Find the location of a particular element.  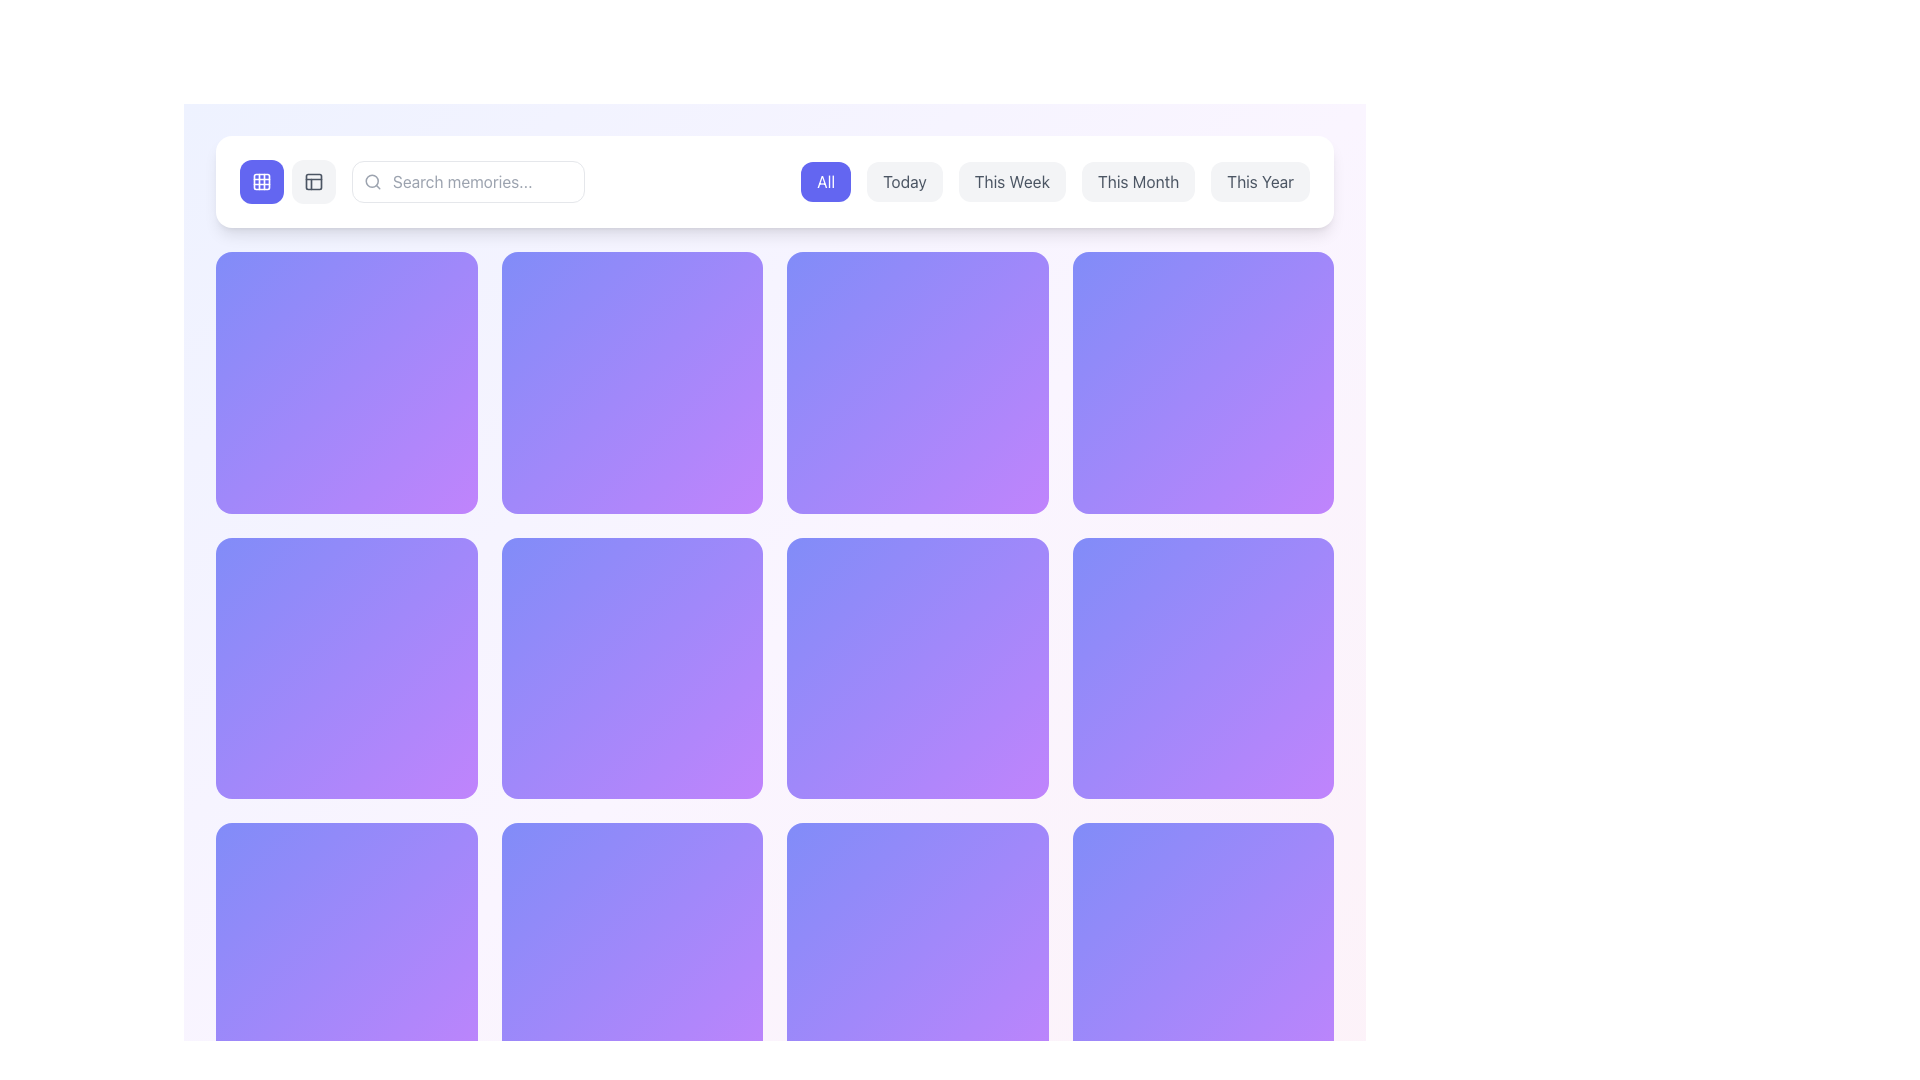

the interactive panel containing buttons and icons located in the top-right corner of the grid panel is located at coordinates (401, 570).